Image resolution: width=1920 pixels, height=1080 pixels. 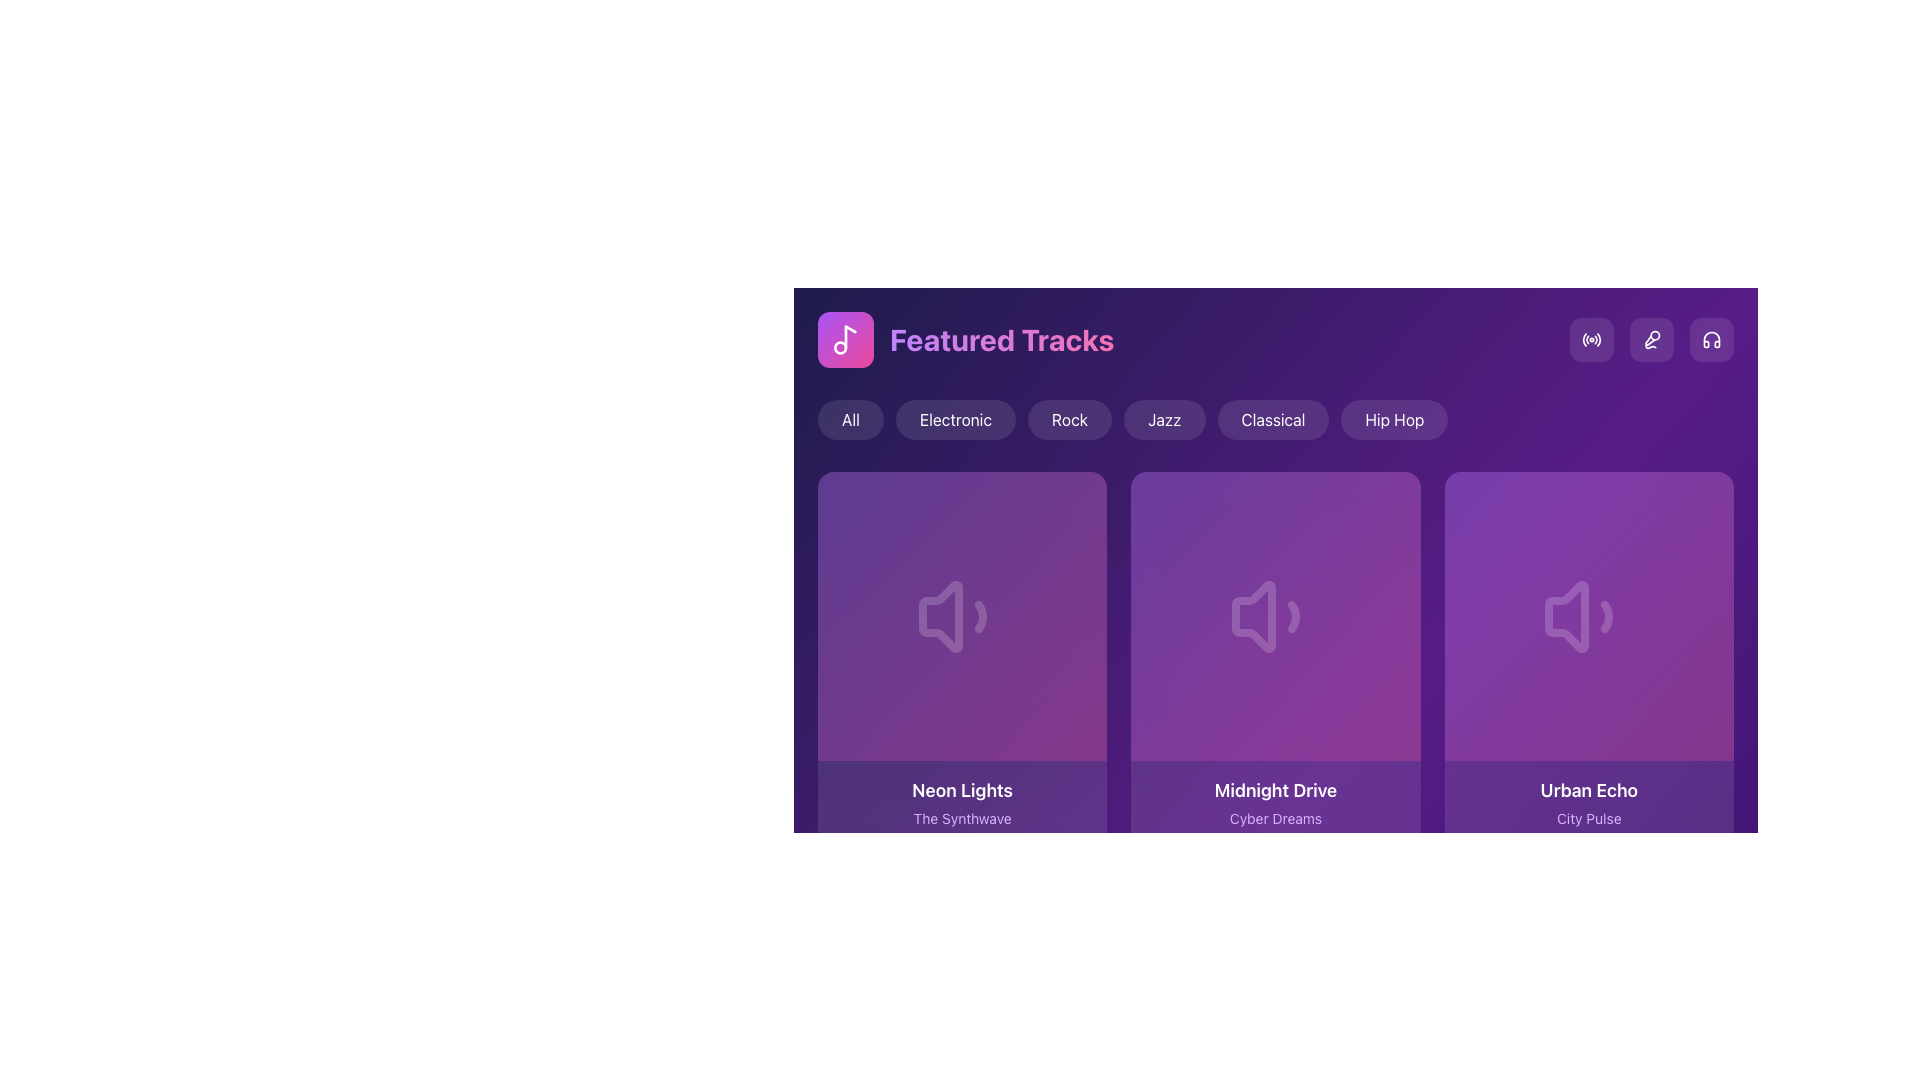 I want to click on the purple square button with a microphone icon located in the upper-right corner of the 'Featured Tracks' section, so click(x=1651, y=338).